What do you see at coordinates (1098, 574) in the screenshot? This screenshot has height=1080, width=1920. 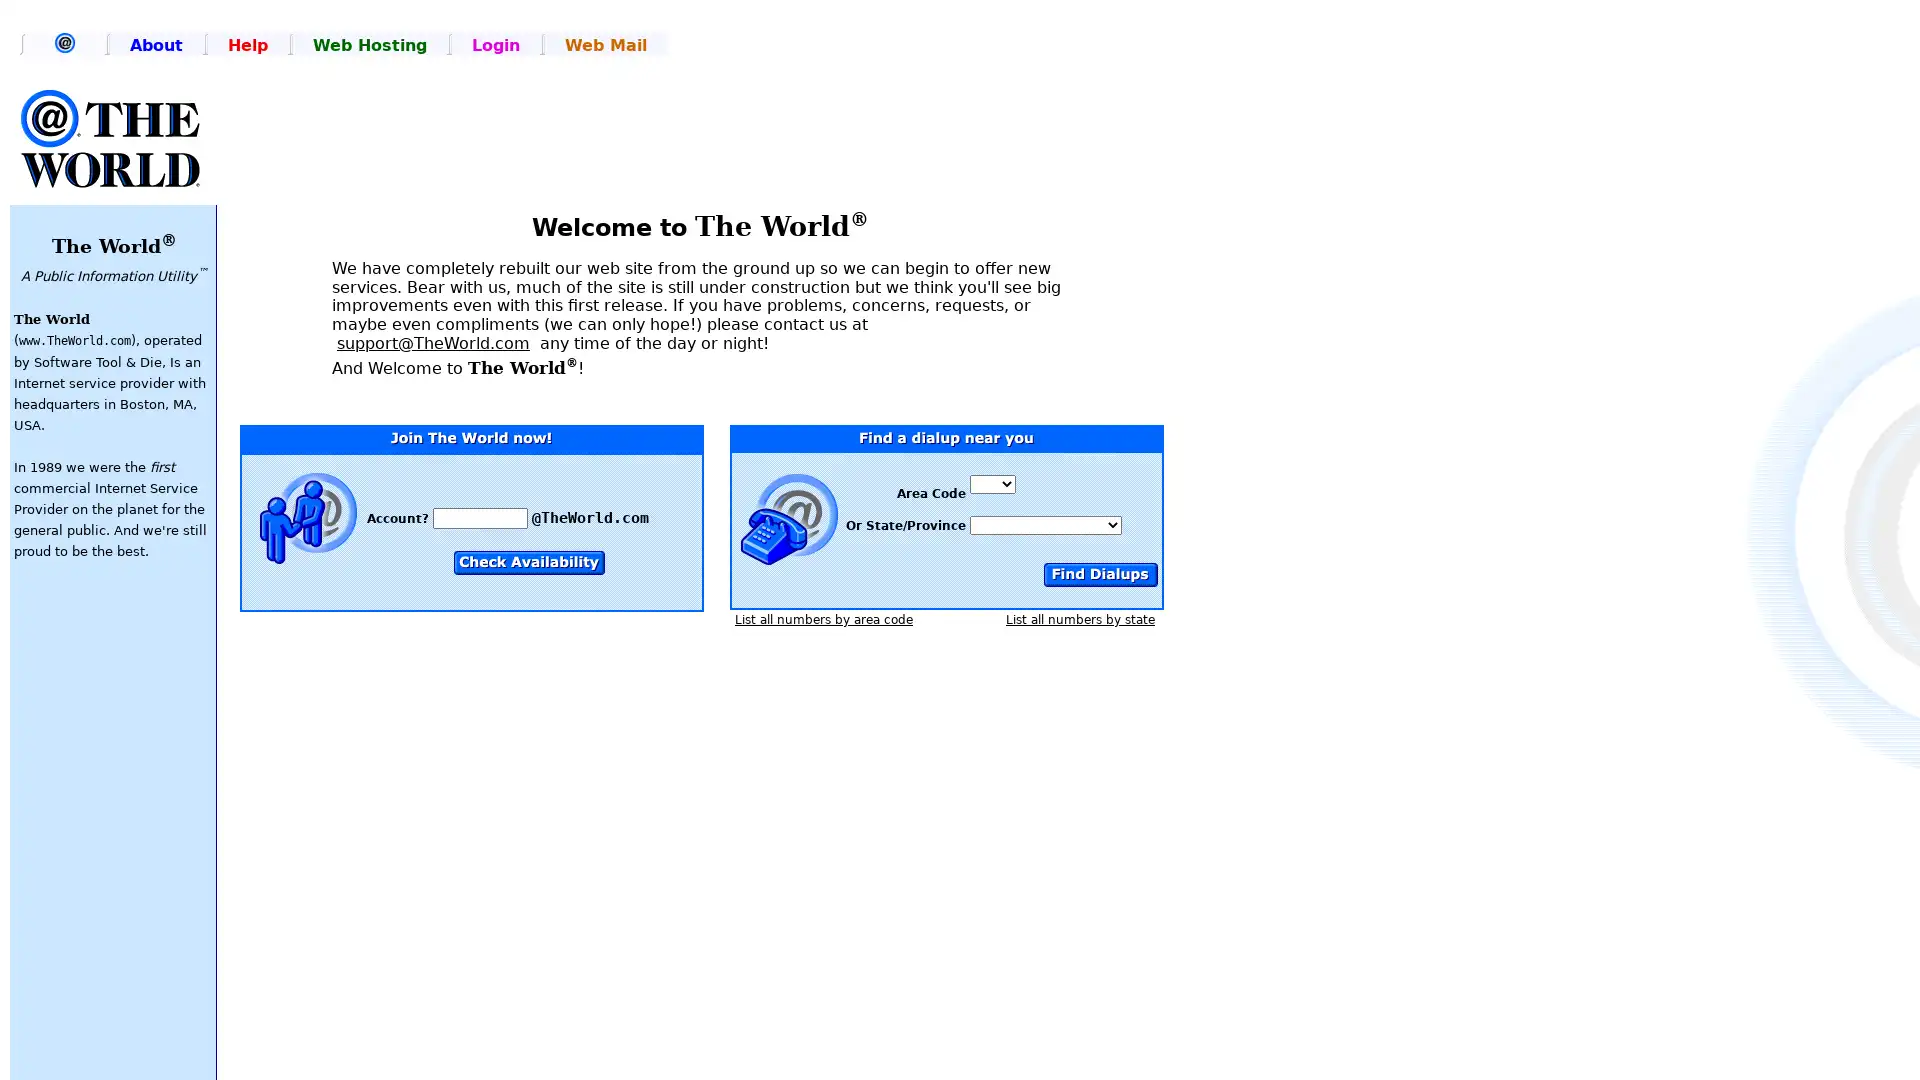 I see `Submit` at bounding box center [1098, 574].